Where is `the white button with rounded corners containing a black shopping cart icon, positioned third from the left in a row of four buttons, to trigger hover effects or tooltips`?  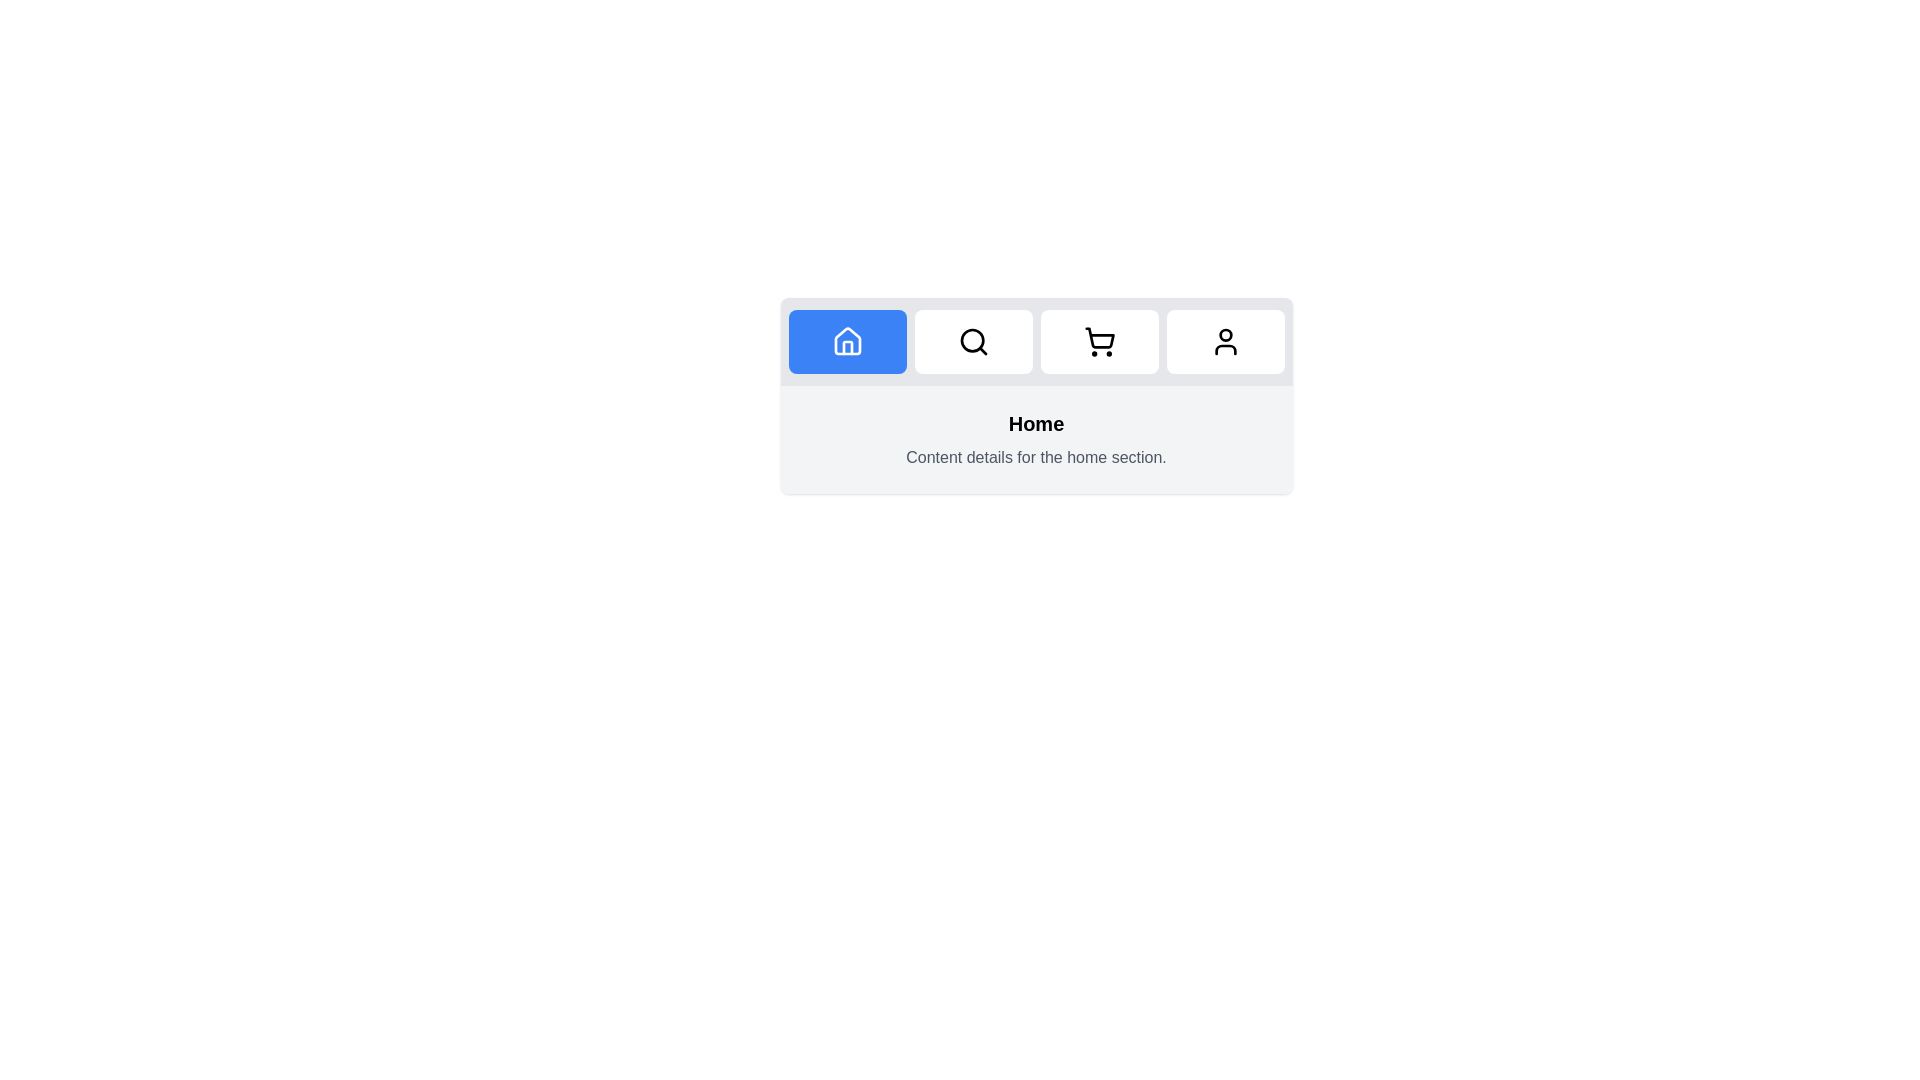
the white button with rounded corners containing a black shopping cart icon, positioned third from the left in a row of four buttons, to trigger hover effects or tooltips is located at coordinates (1098, 341).